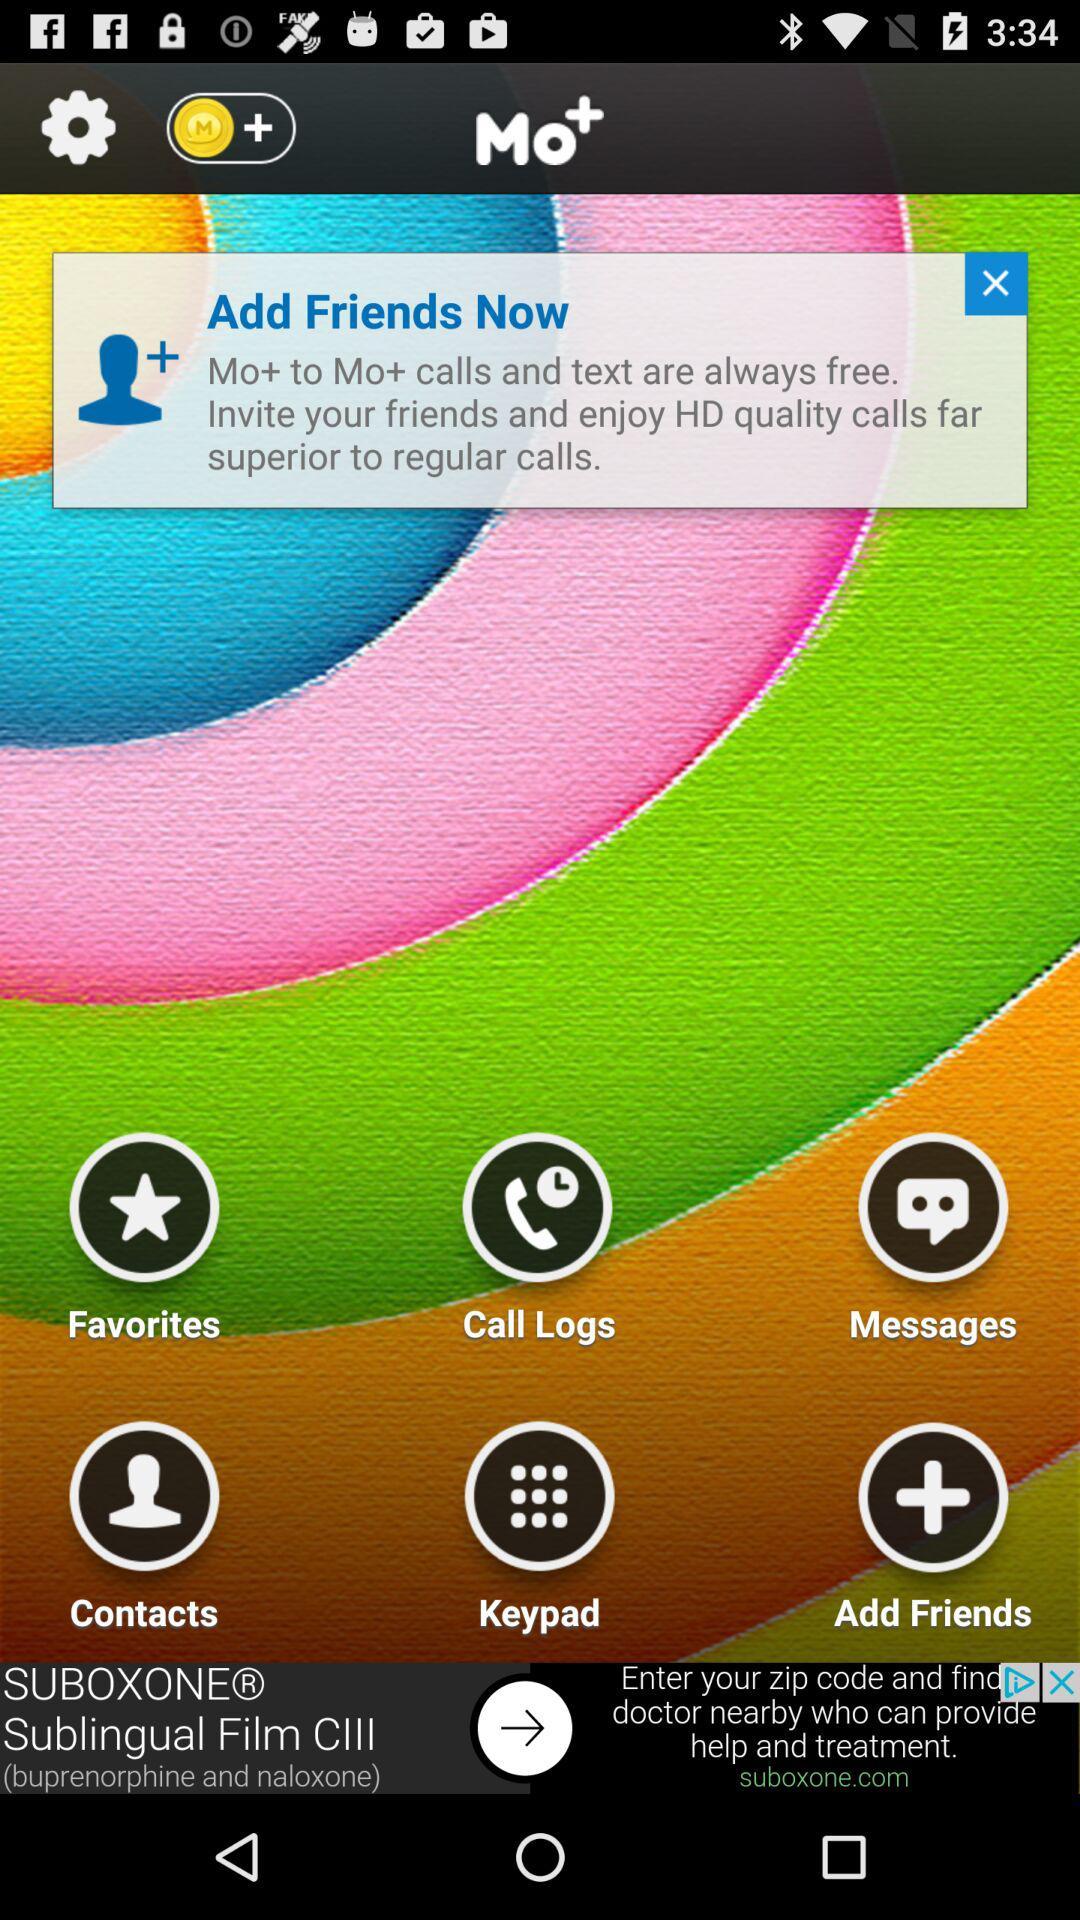  I want to click on visit advertisement website, so click(540, 1727).